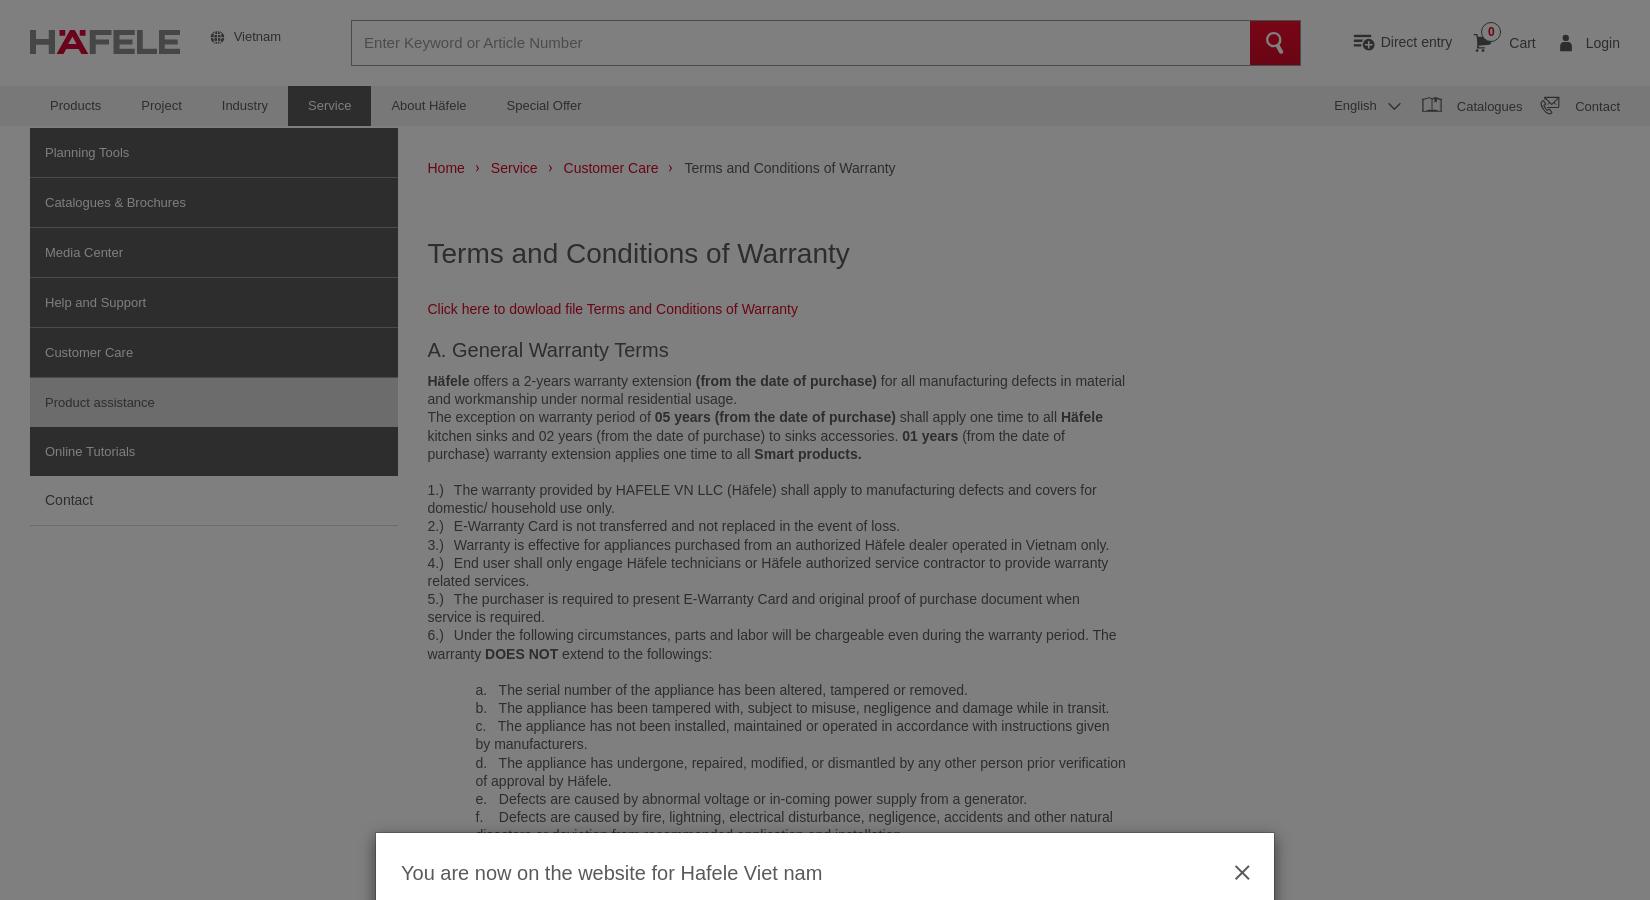 Image resolution: width=1650 pixels, height=900 pixels. Describe the element at coordinates (45, 251) in the screenshot. I see `'Media Center'` at that location.